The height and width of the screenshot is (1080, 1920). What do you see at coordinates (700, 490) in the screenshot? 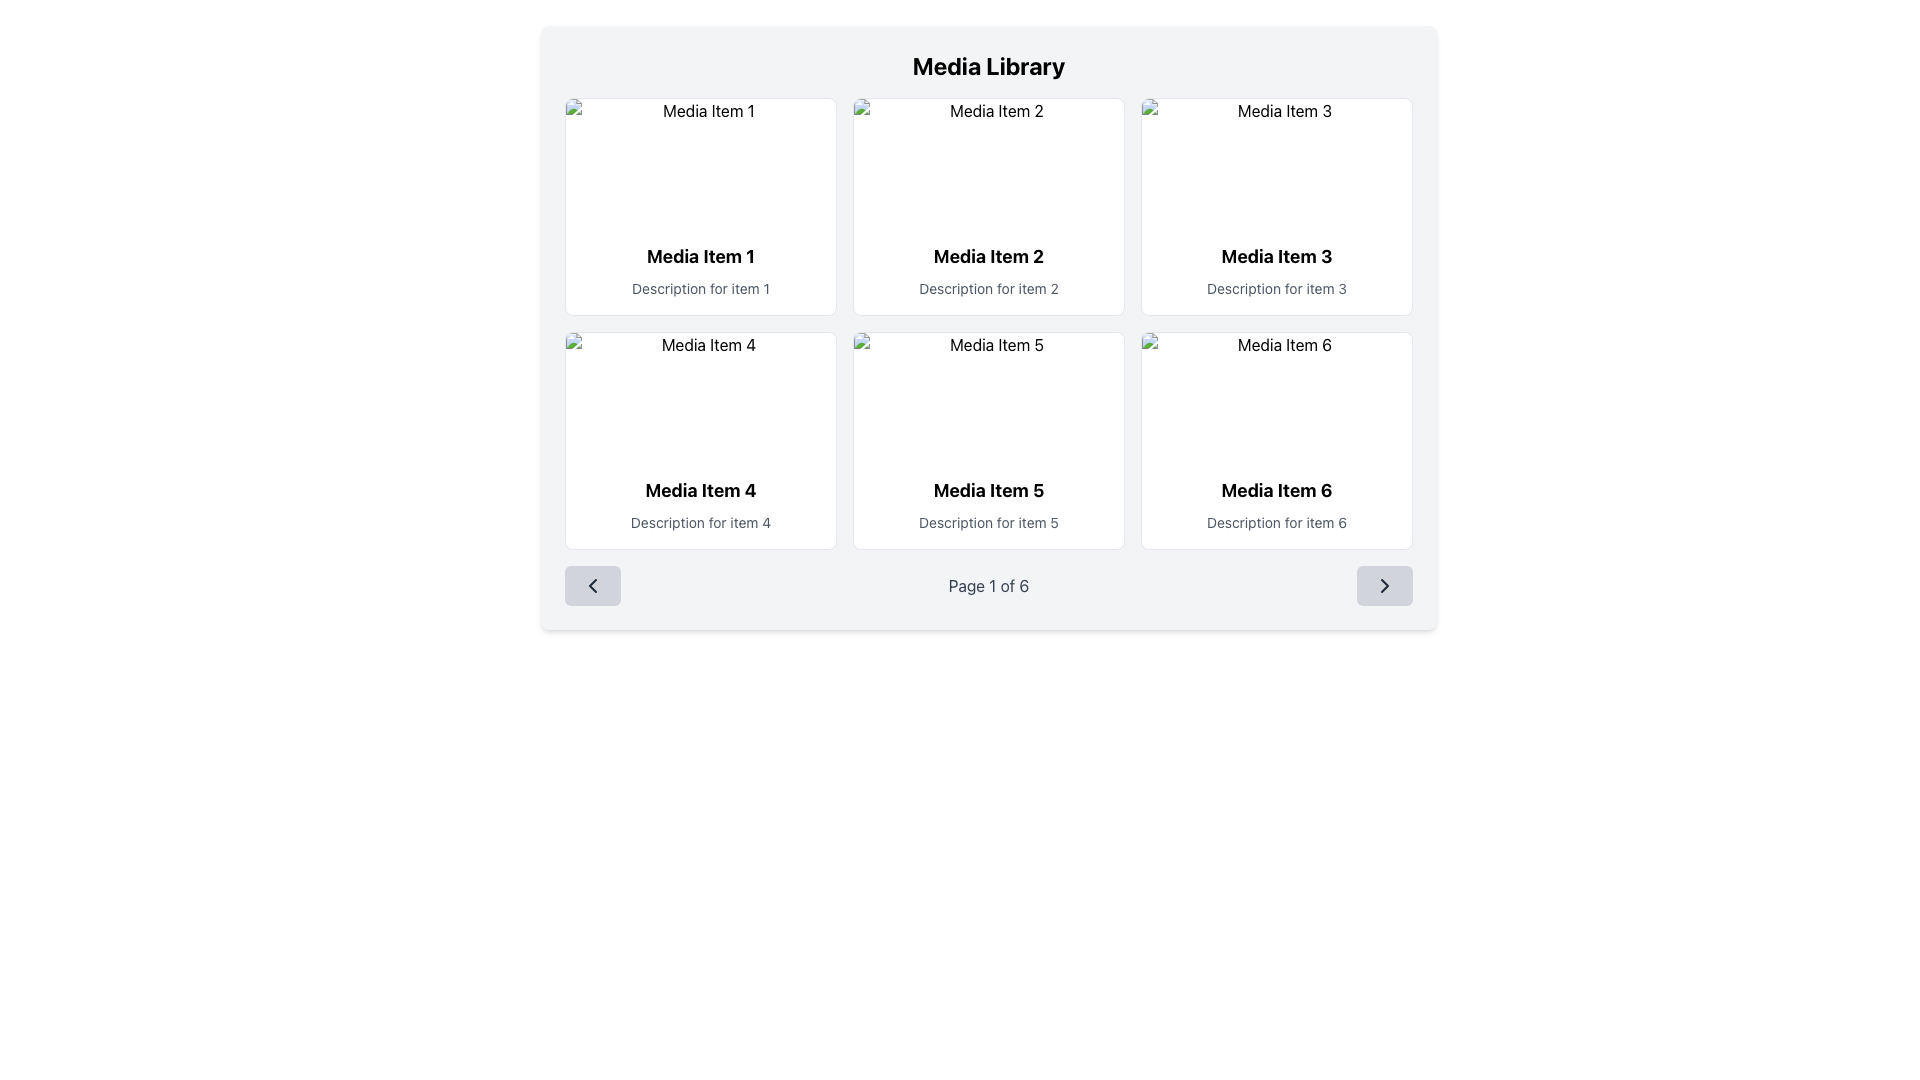
I see `the bold text label titled 'Media Item 4', which is located in the second row, first column of the grid structure` at bounding box center [700, 490].